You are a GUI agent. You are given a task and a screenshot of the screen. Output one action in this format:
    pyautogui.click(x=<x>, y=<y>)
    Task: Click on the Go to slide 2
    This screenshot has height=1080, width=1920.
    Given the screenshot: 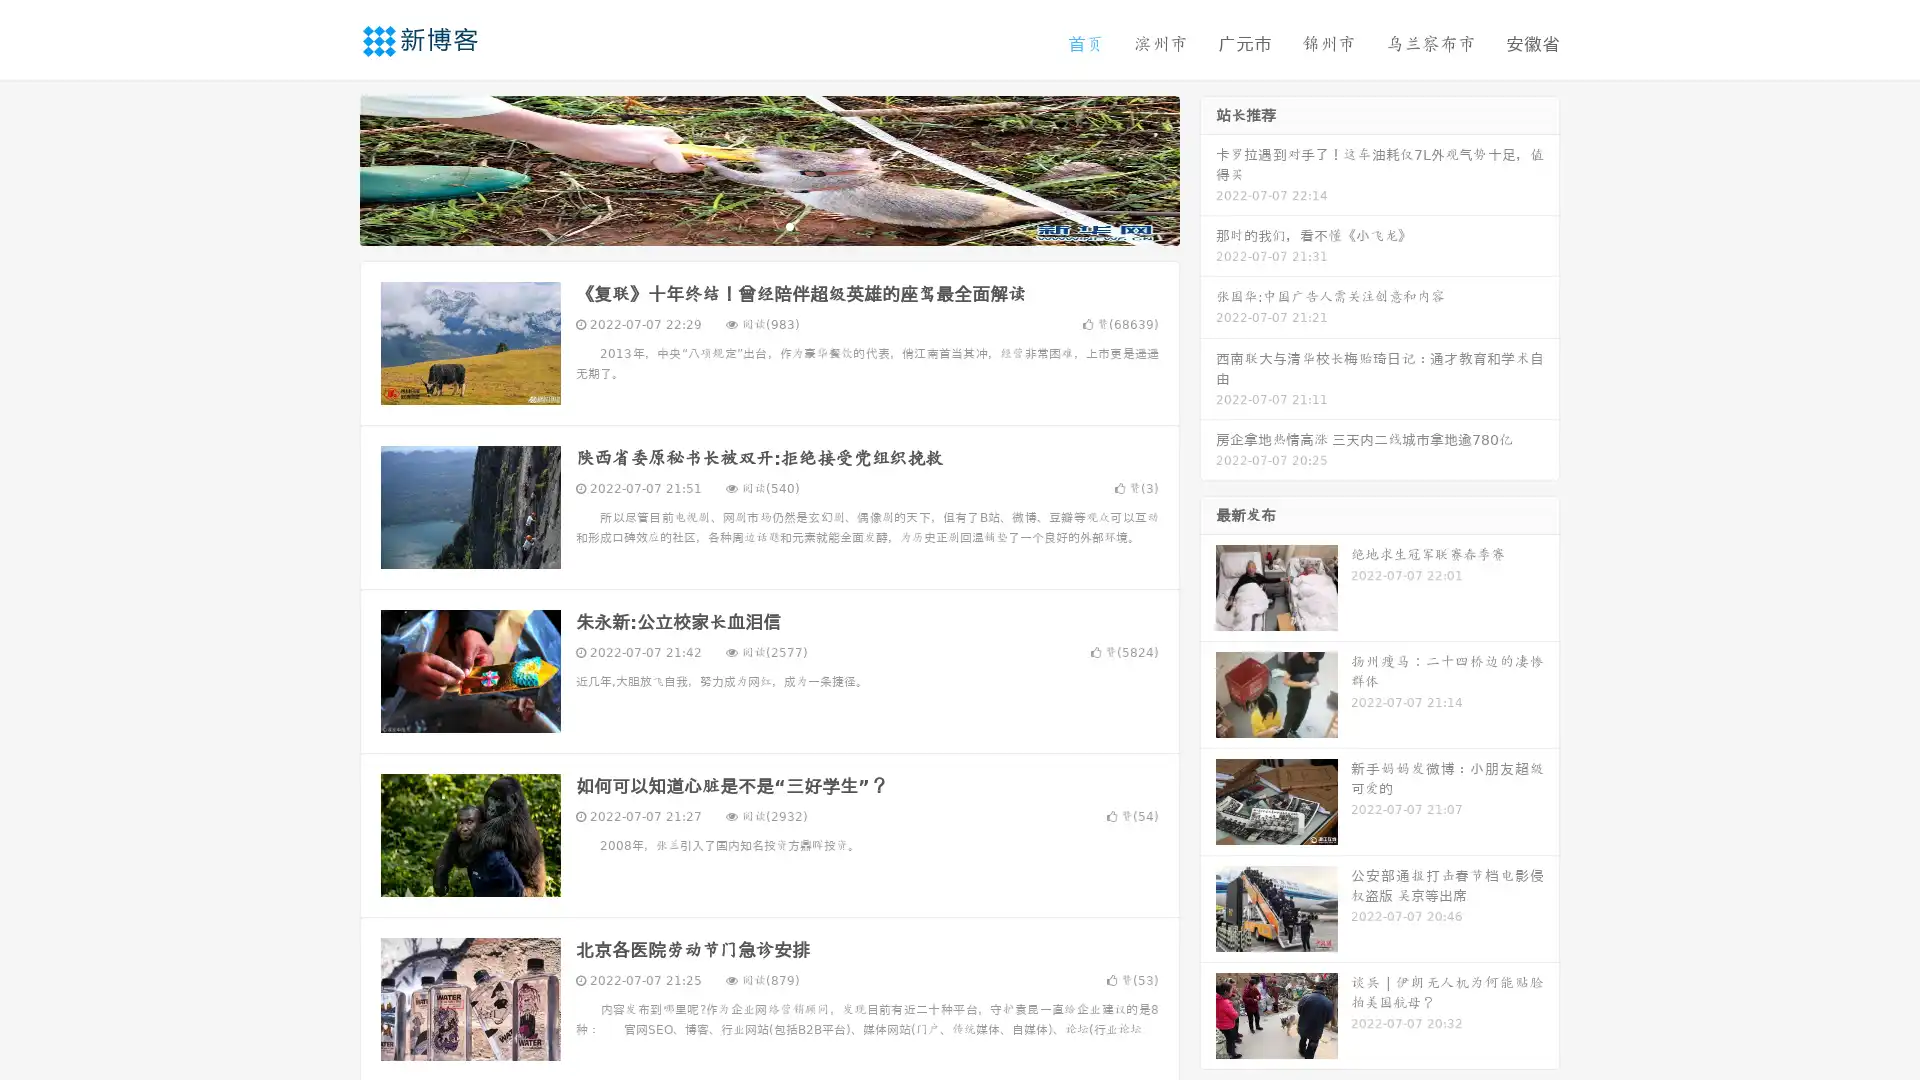 What is the action you would take?
    pyautogui.click(x=768, y=225)
    